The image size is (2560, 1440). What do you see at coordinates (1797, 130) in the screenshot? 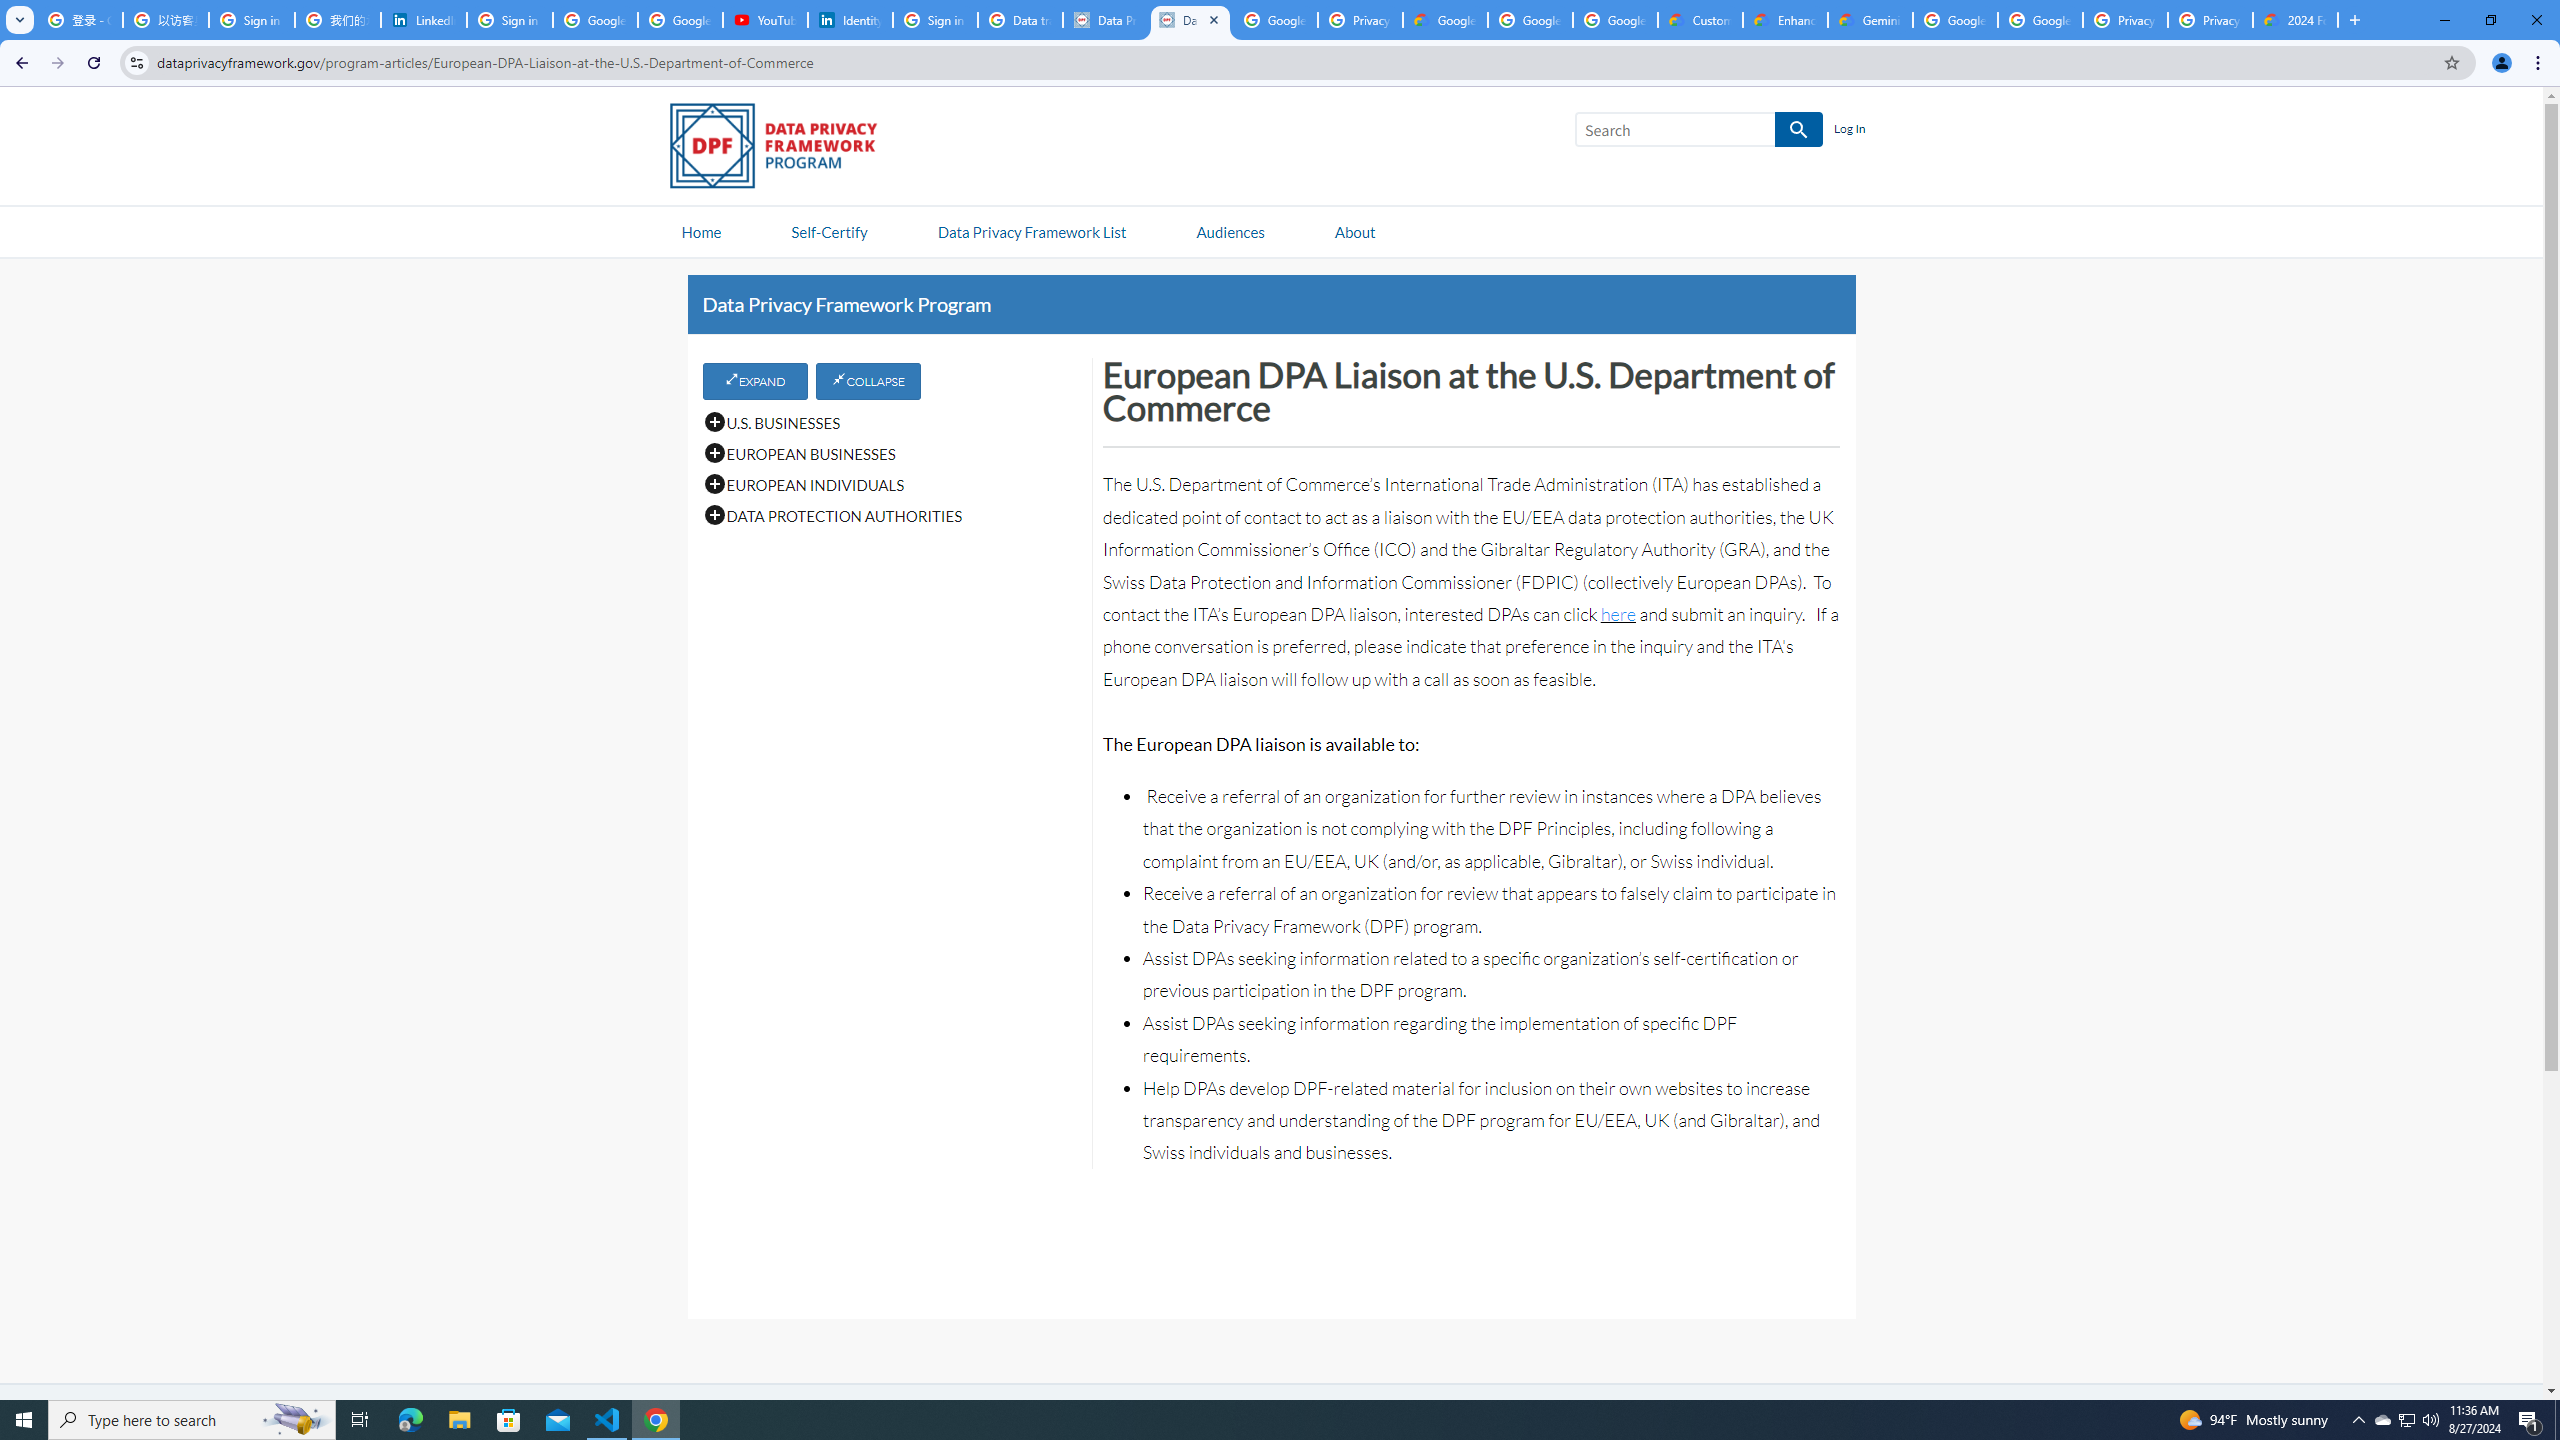
I see `'SEARCH'` at bounding box center [1797, 130].